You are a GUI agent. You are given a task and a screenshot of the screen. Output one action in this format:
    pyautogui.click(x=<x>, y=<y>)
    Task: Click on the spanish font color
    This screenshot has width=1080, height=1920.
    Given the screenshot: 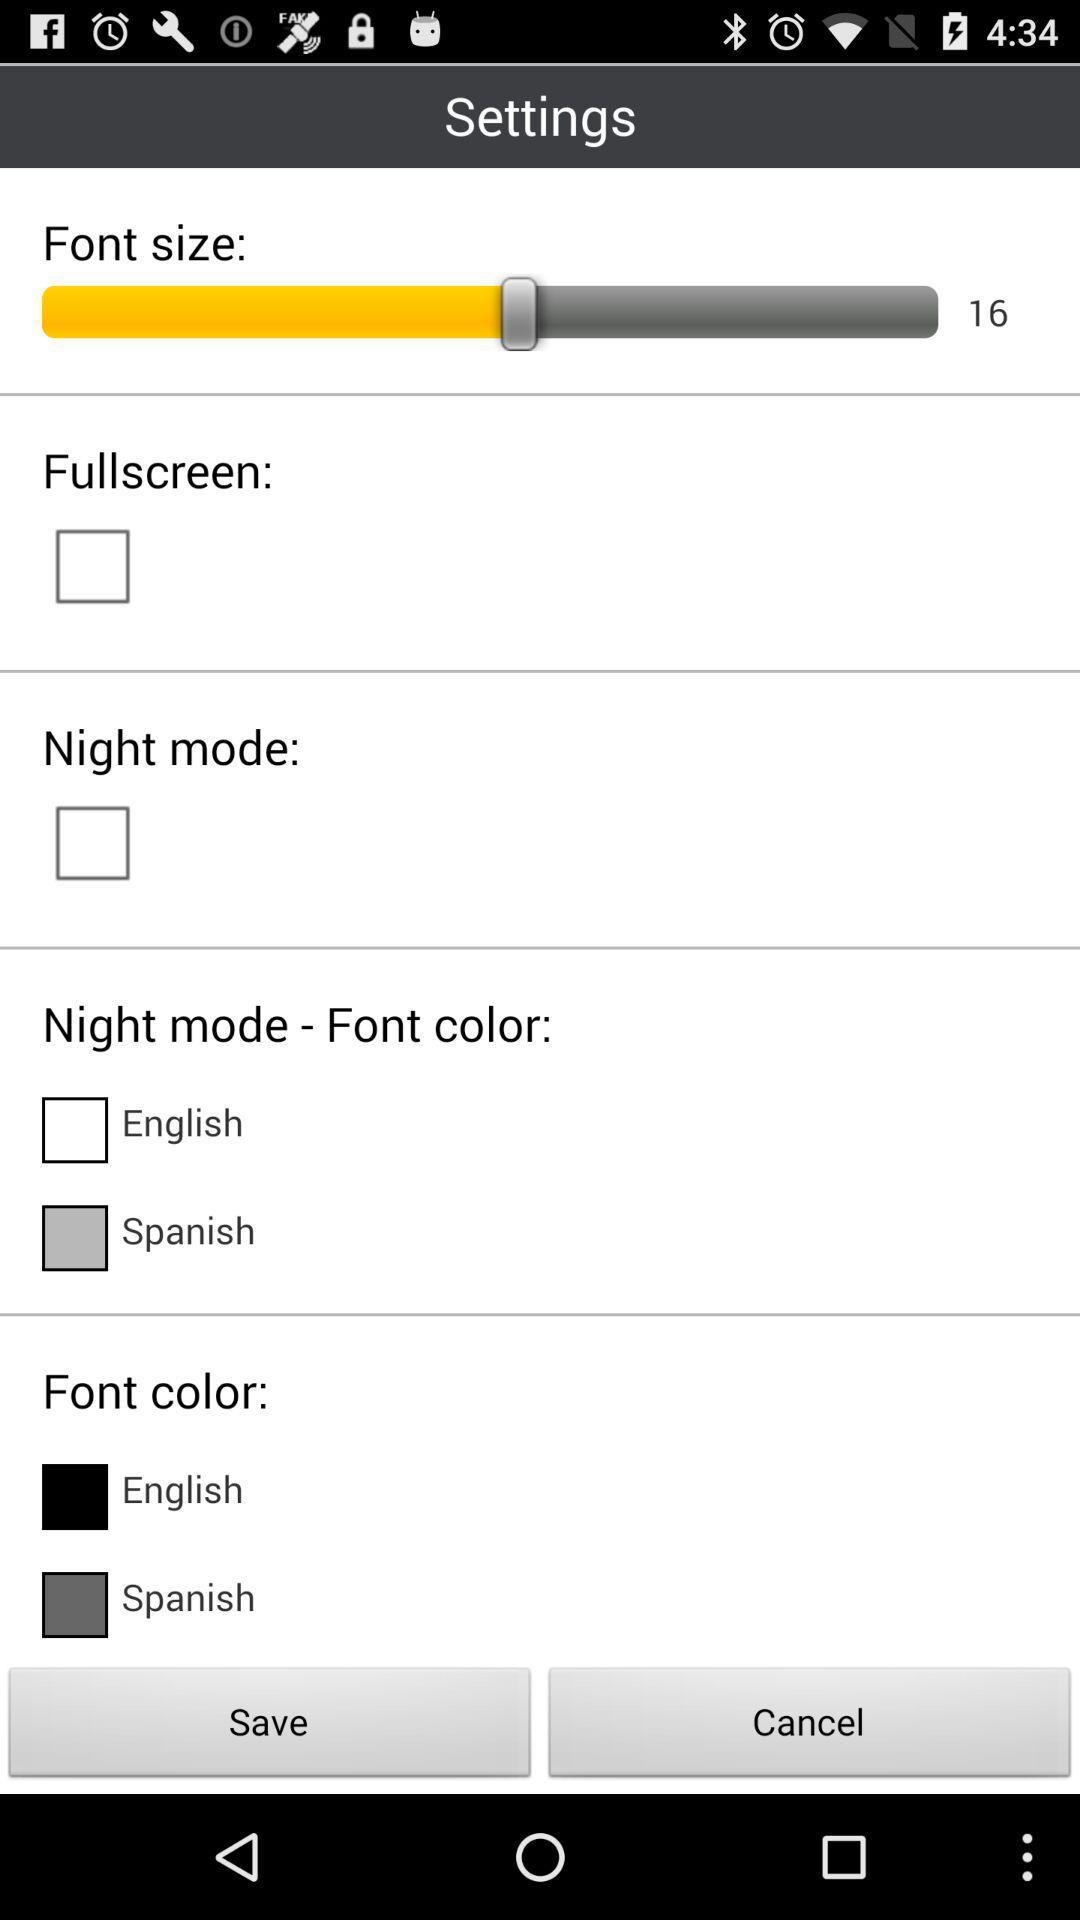 What is the action you would take?
    pyautogui.click(x=73, y=1604)
    